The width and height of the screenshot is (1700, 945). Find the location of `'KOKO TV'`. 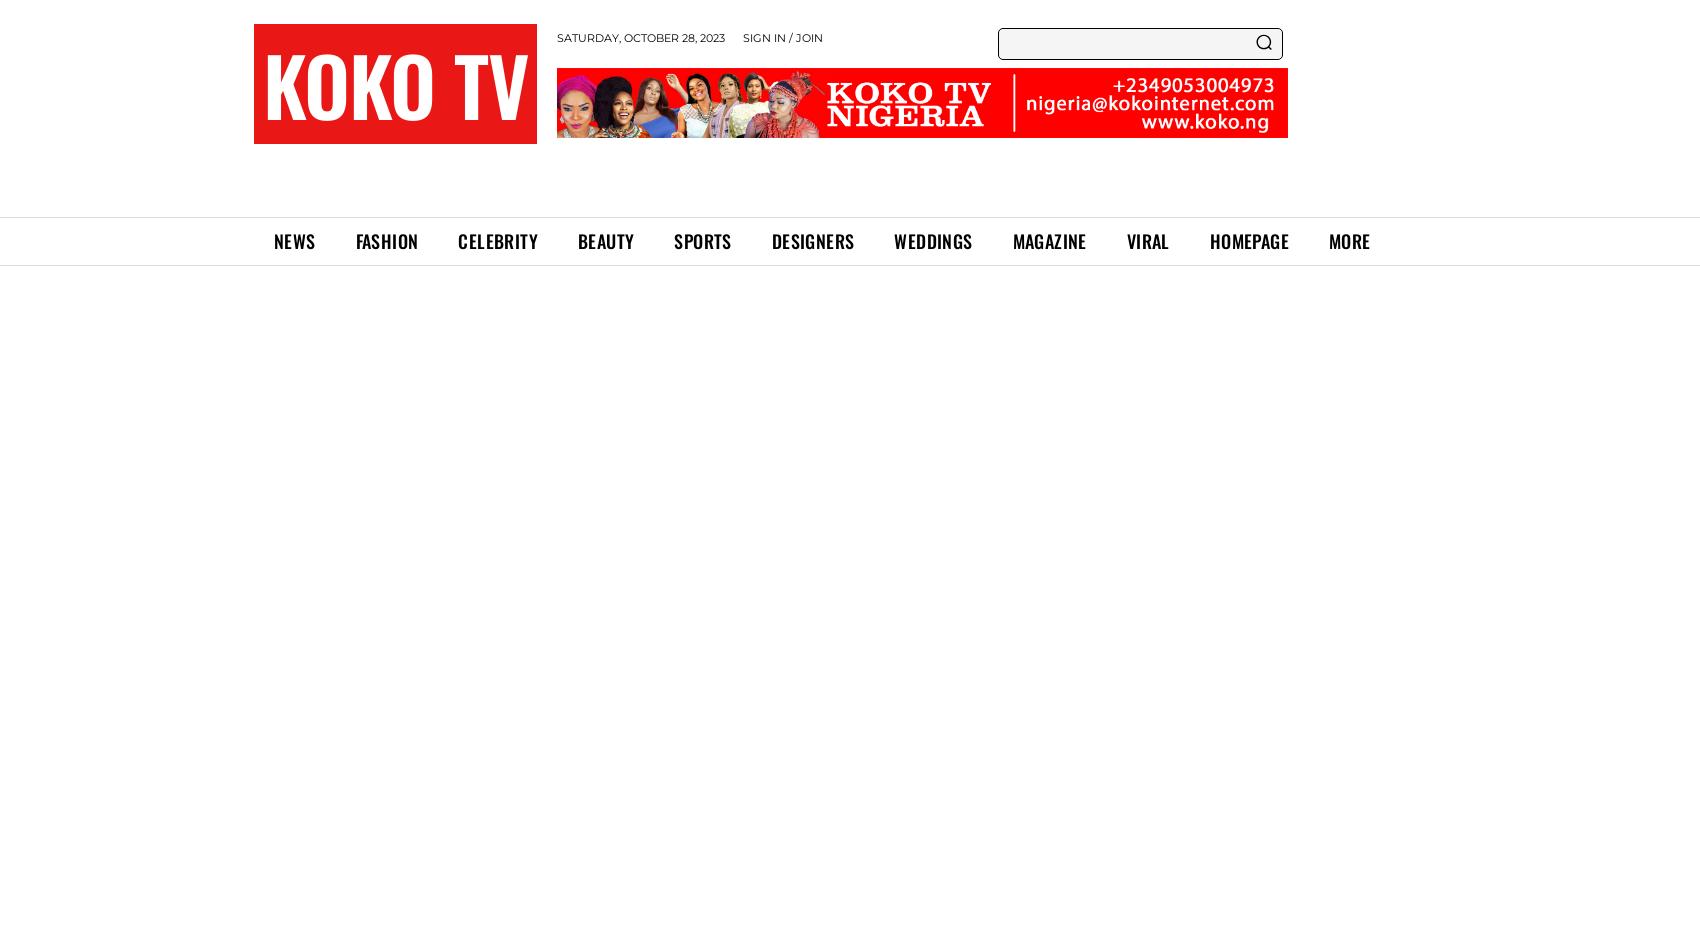

'KOKO TV' is located at coordinates (394, 83).